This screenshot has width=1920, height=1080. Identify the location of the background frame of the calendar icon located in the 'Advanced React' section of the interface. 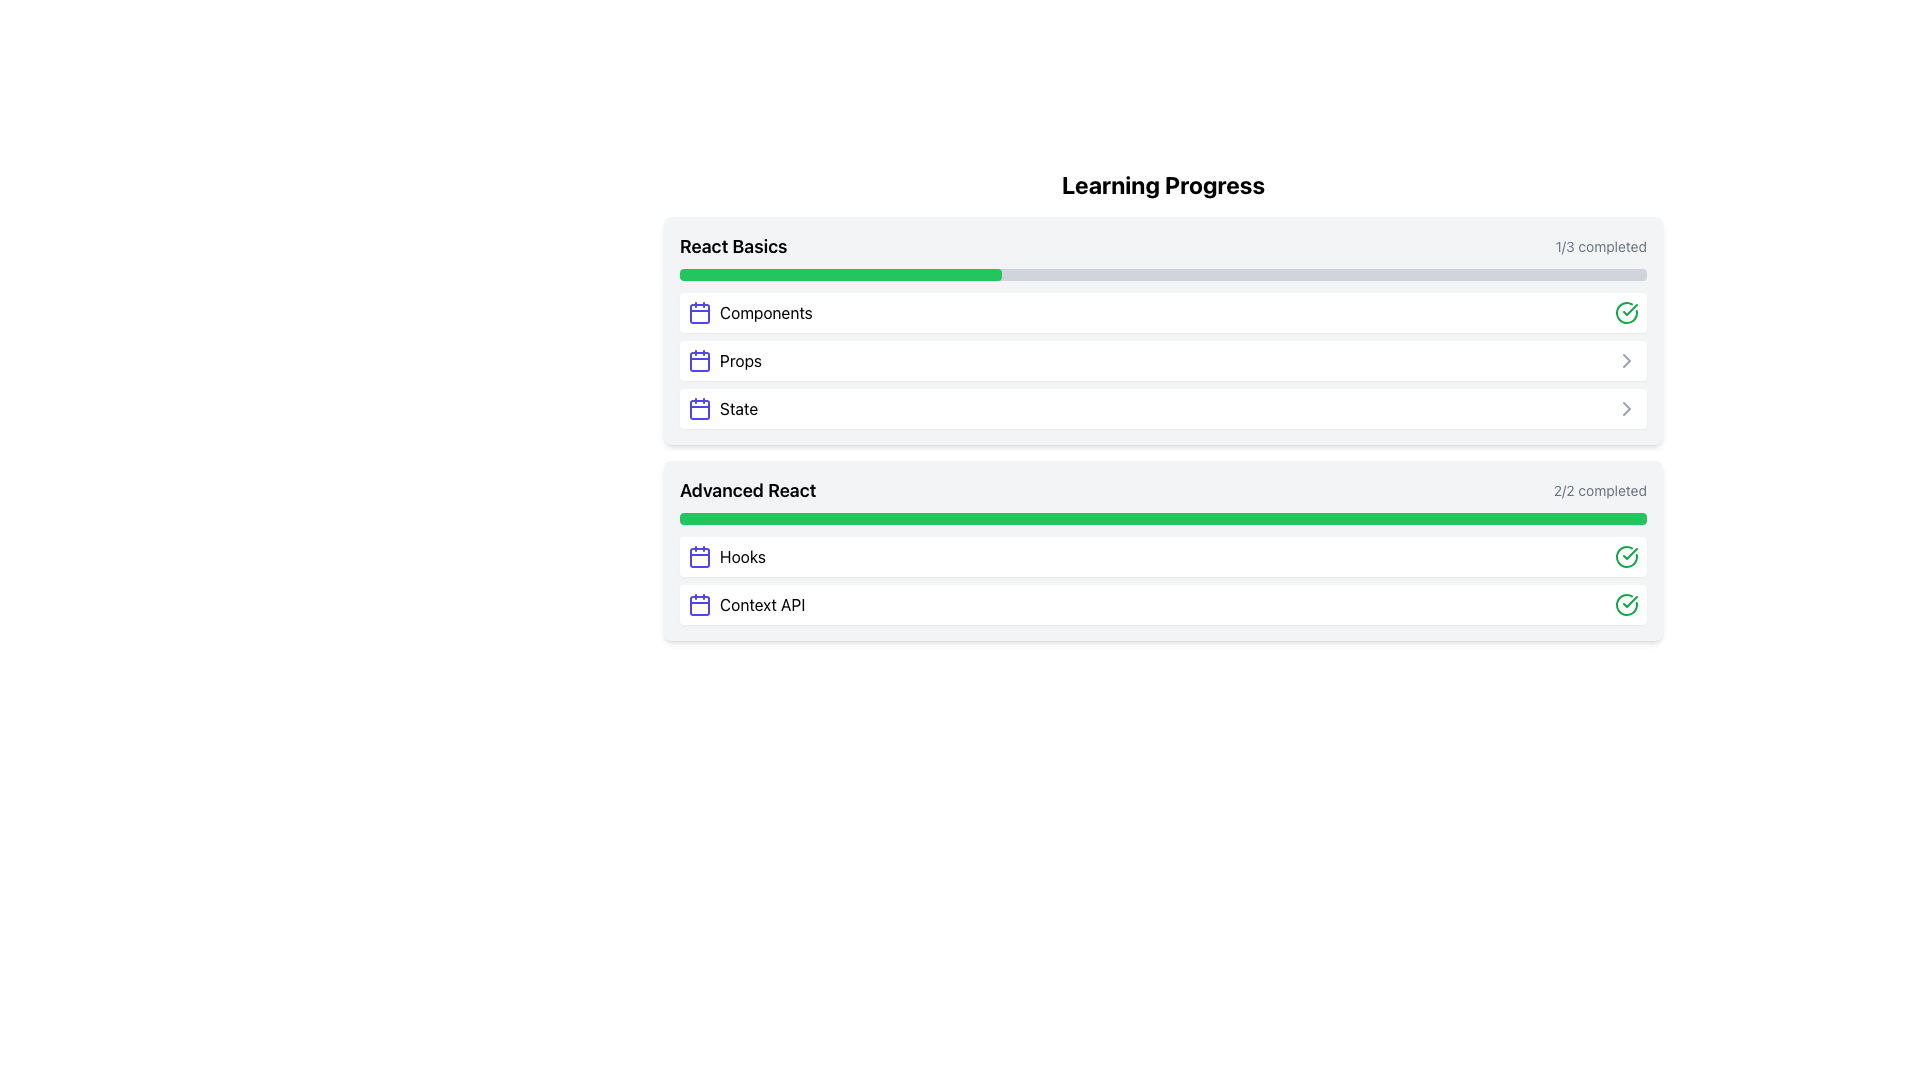
(700, 558).